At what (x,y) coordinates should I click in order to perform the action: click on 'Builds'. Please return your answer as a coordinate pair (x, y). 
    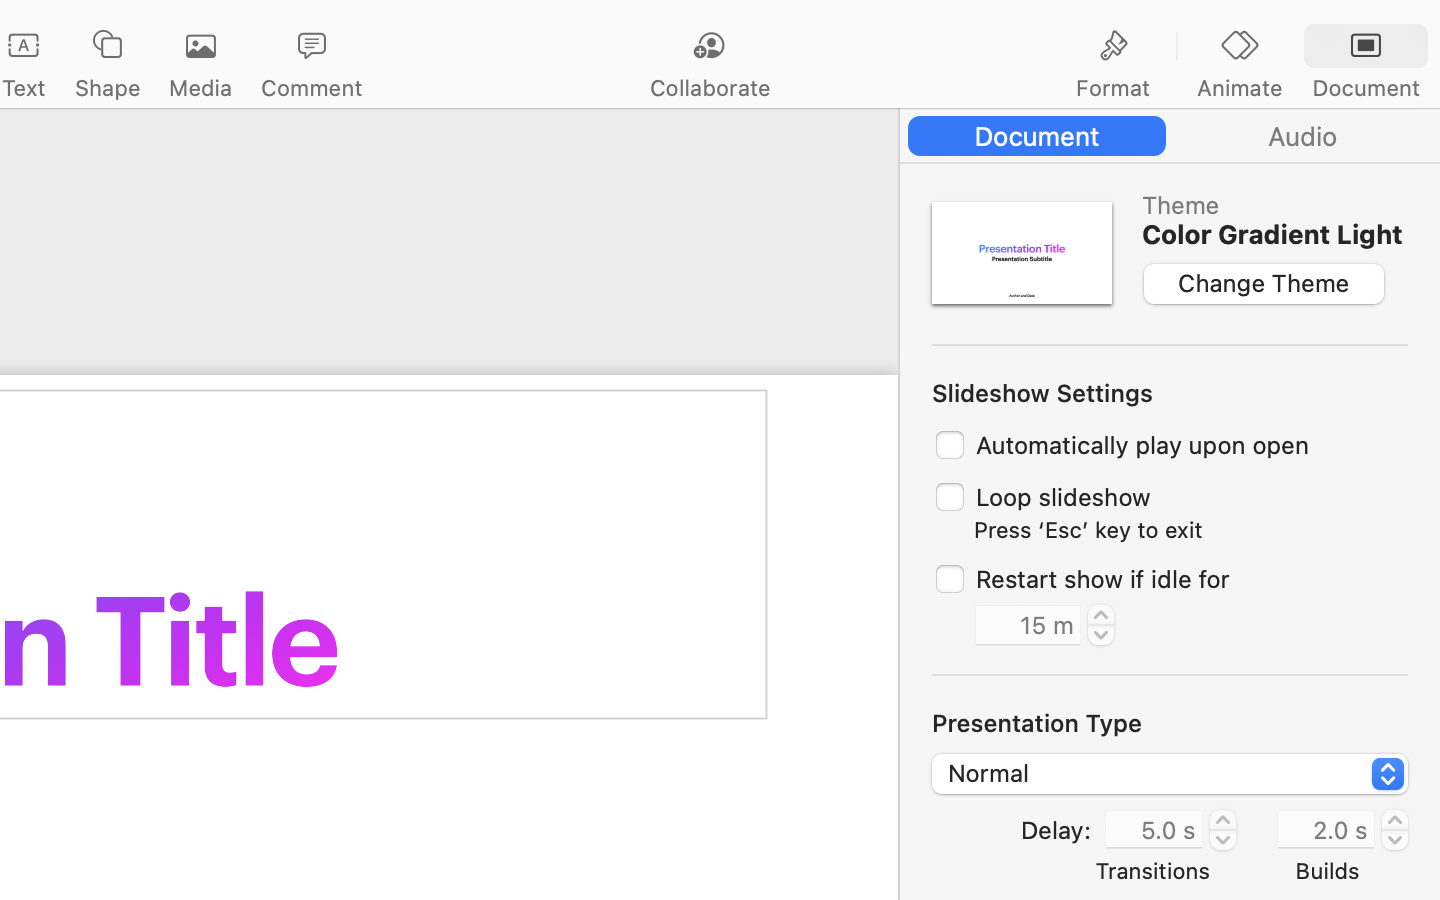
    Looking at the image, I should click on (1326, 870).